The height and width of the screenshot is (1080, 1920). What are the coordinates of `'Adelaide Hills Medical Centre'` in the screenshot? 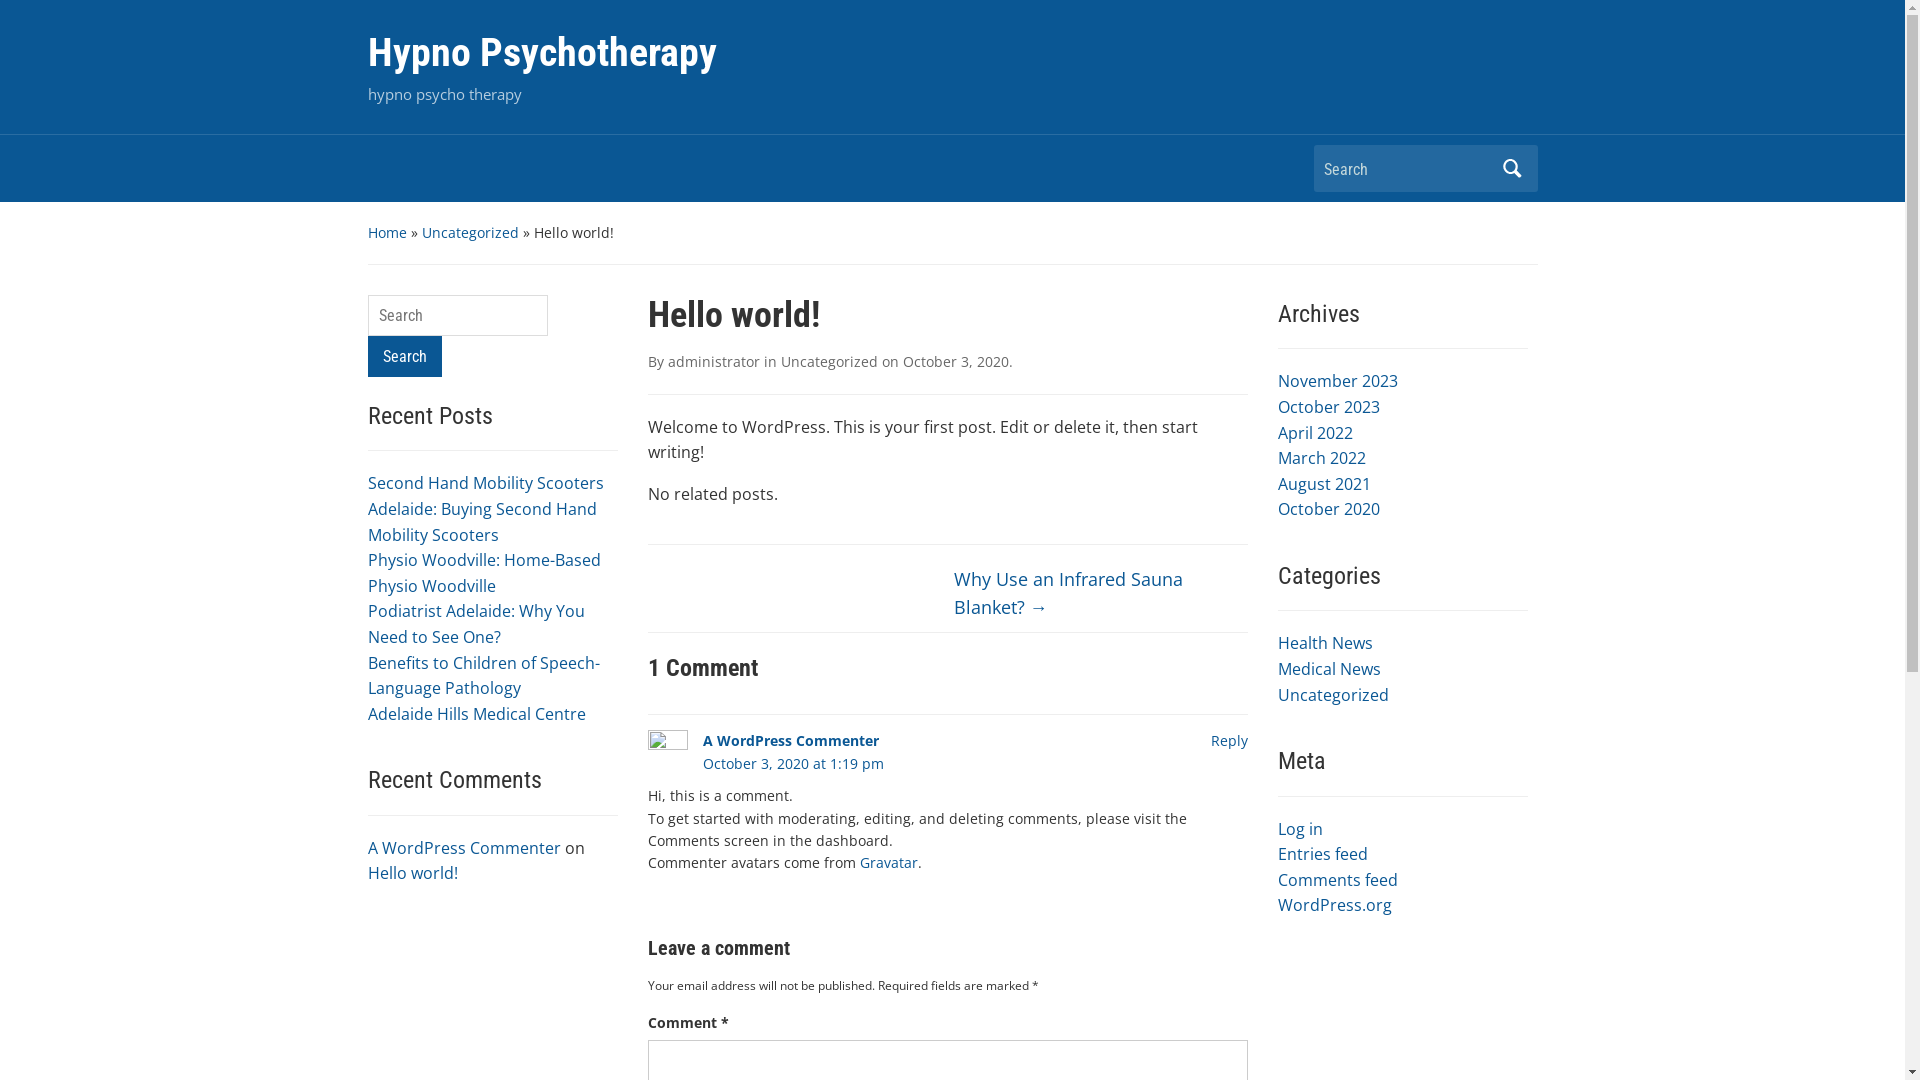 It's located at (475, 712).